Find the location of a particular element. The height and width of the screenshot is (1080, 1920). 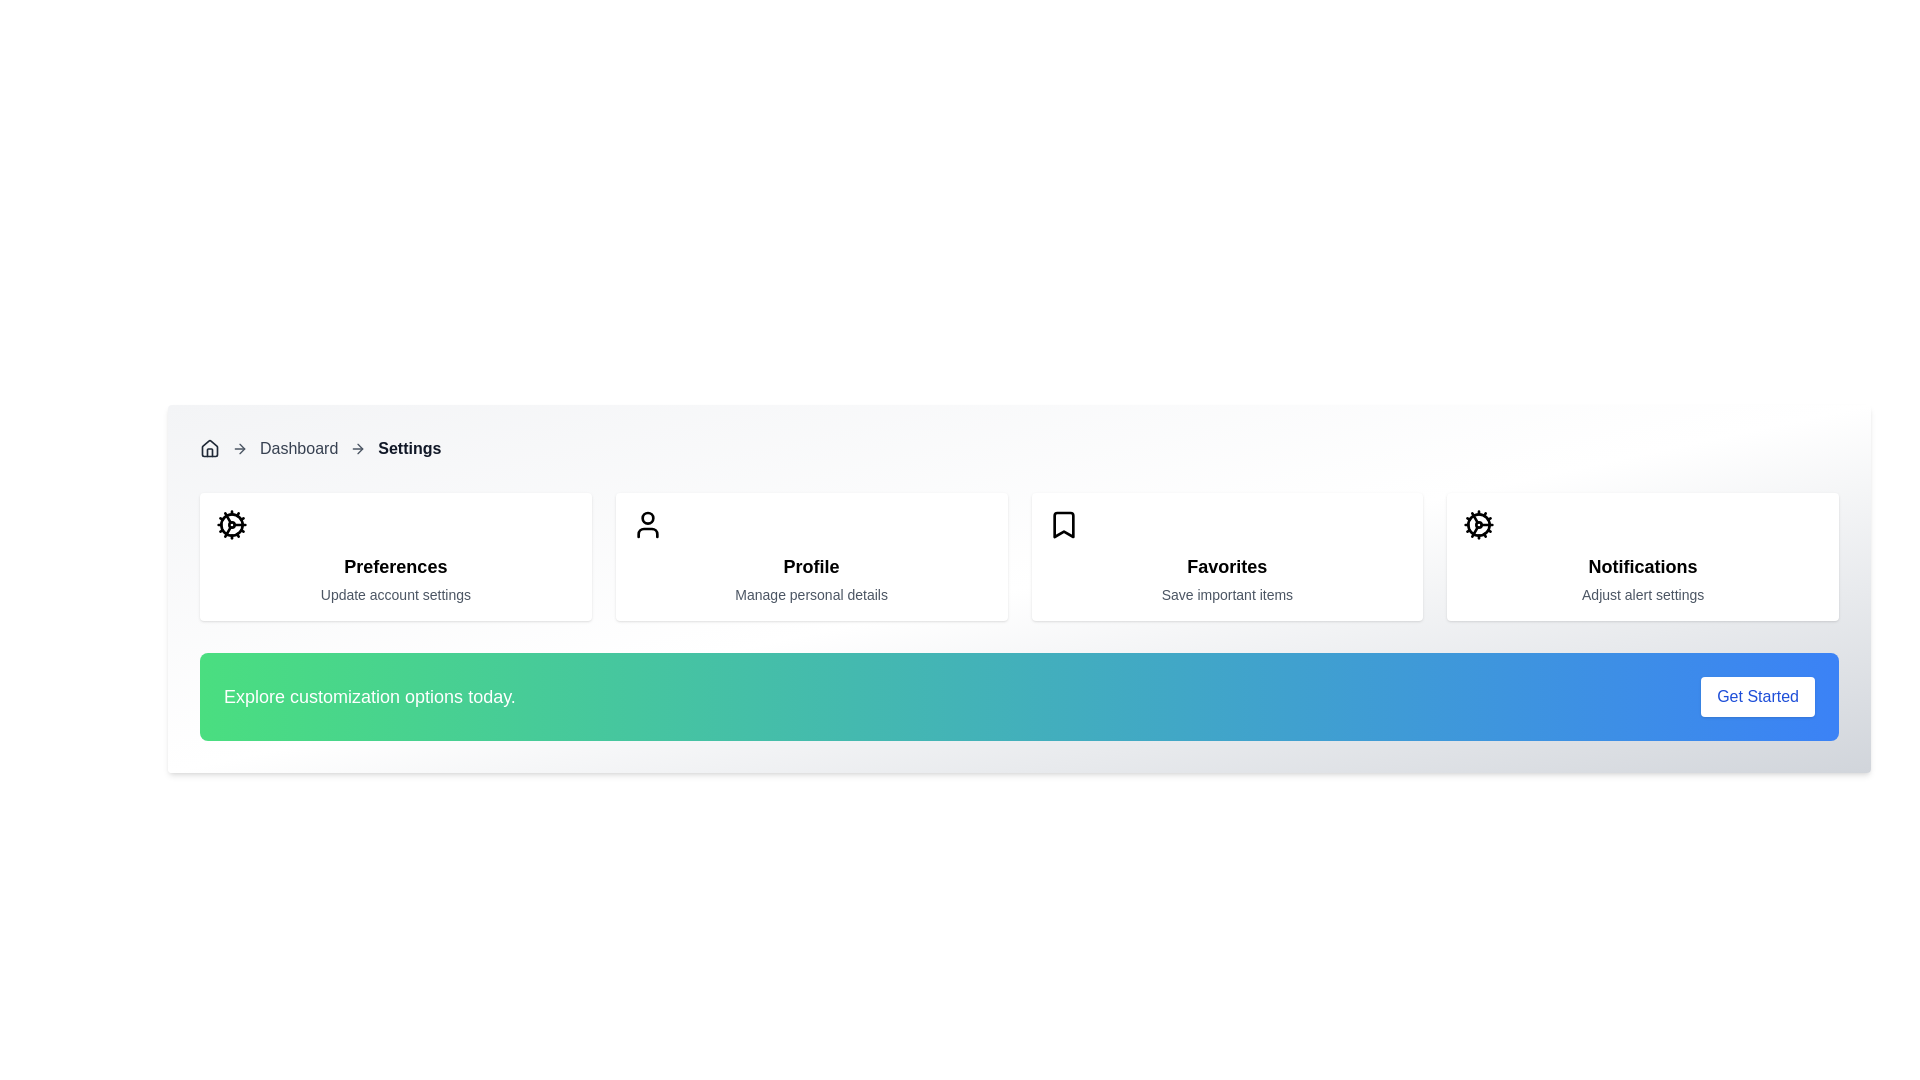

the text label displaying 'Manage personal details', which is located below the 'Profile' header in the card layout is located at coordinates (811, 593).